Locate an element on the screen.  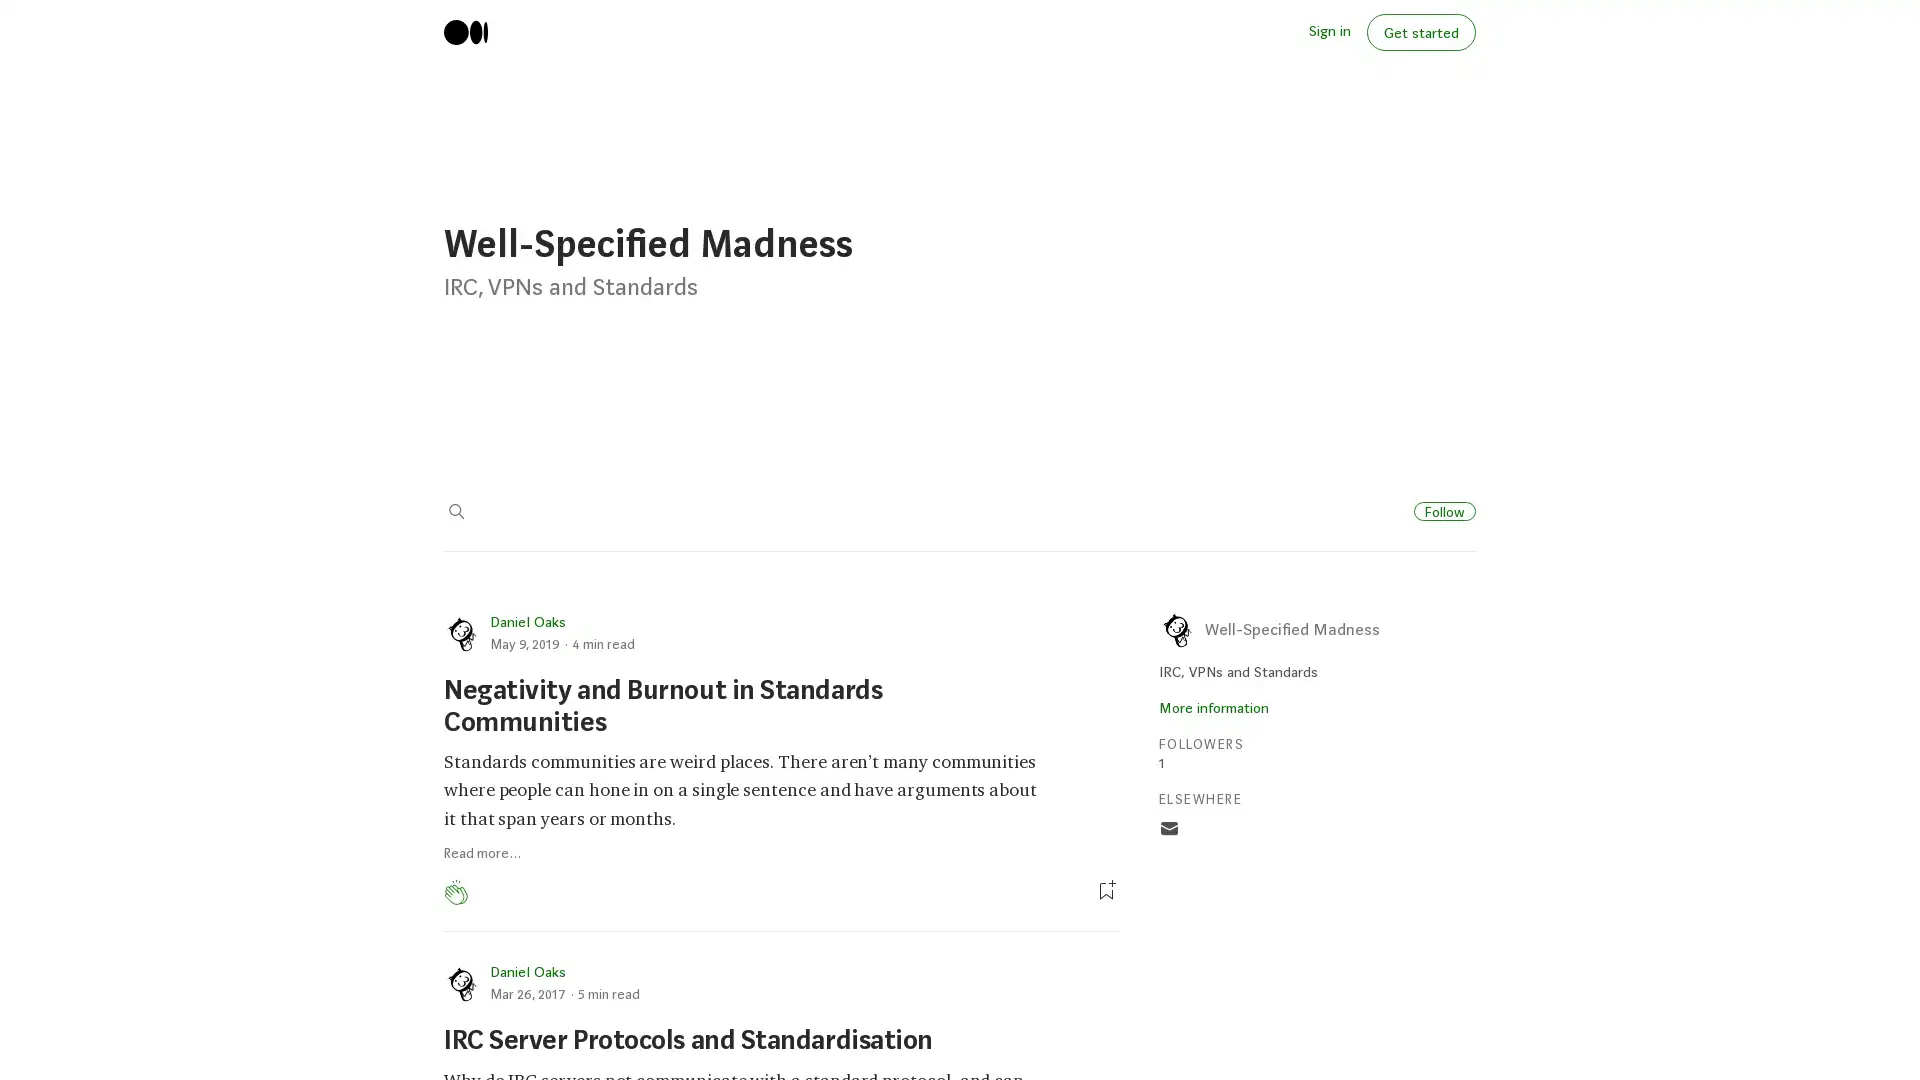
Follow is located at coordinates (1444, 509).